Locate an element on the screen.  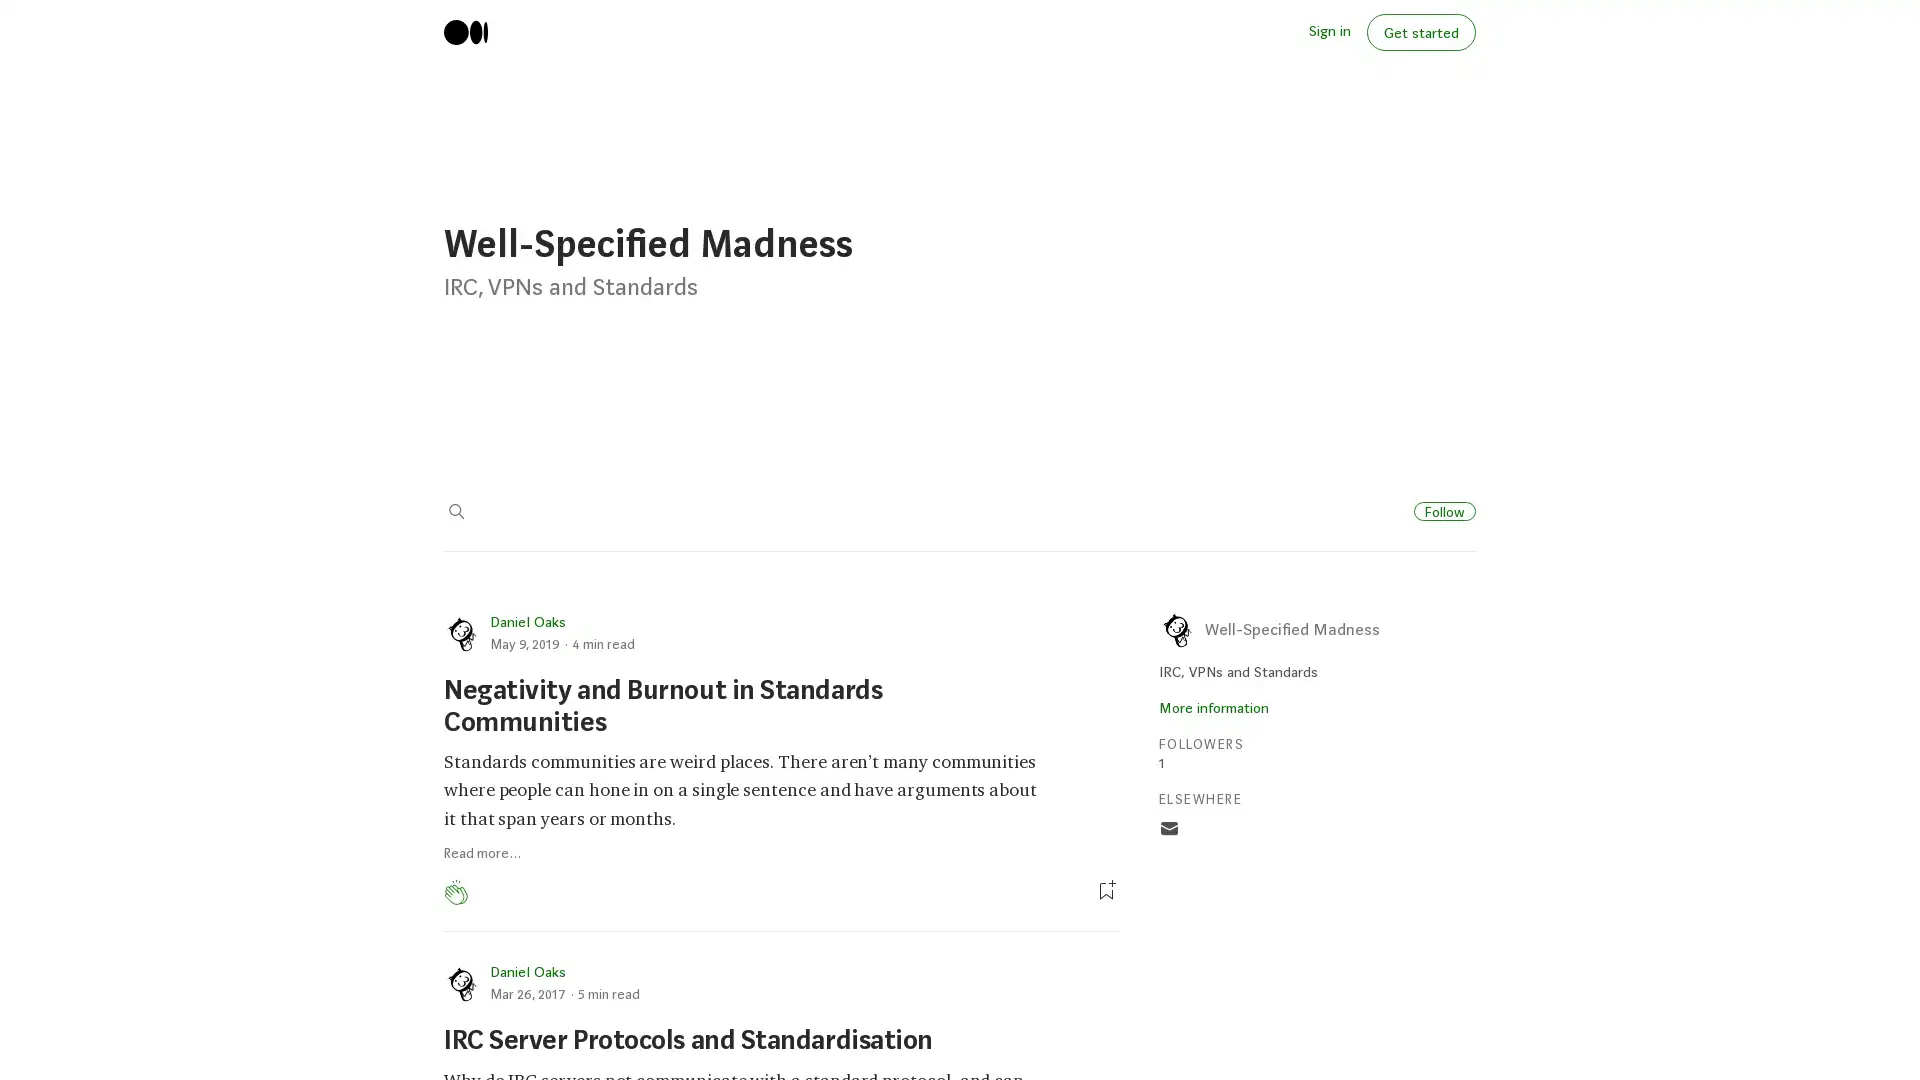
Follow is located at coordinates (1444, 509).